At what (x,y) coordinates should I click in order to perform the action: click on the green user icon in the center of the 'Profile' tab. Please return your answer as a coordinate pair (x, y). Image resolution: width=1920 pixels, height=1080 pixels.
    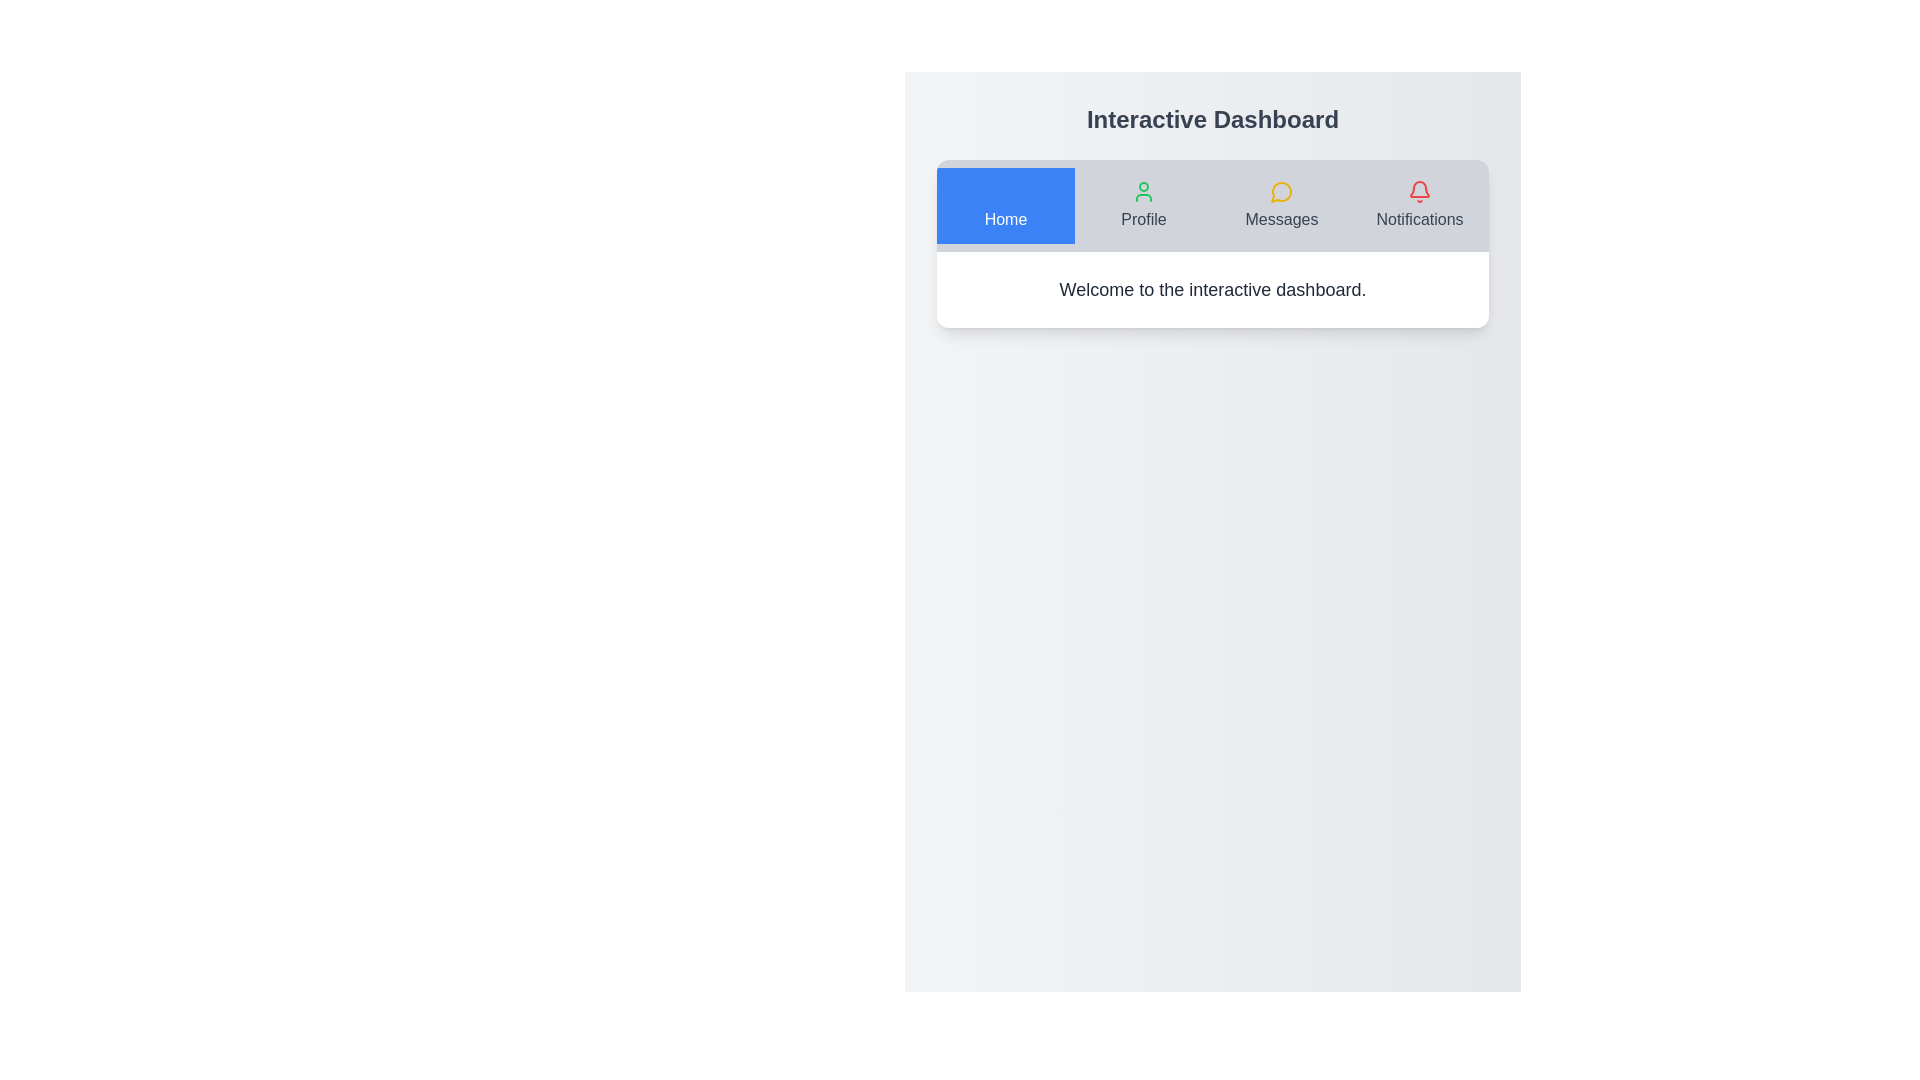
    Looking at the image, I should click on (1143, 192).